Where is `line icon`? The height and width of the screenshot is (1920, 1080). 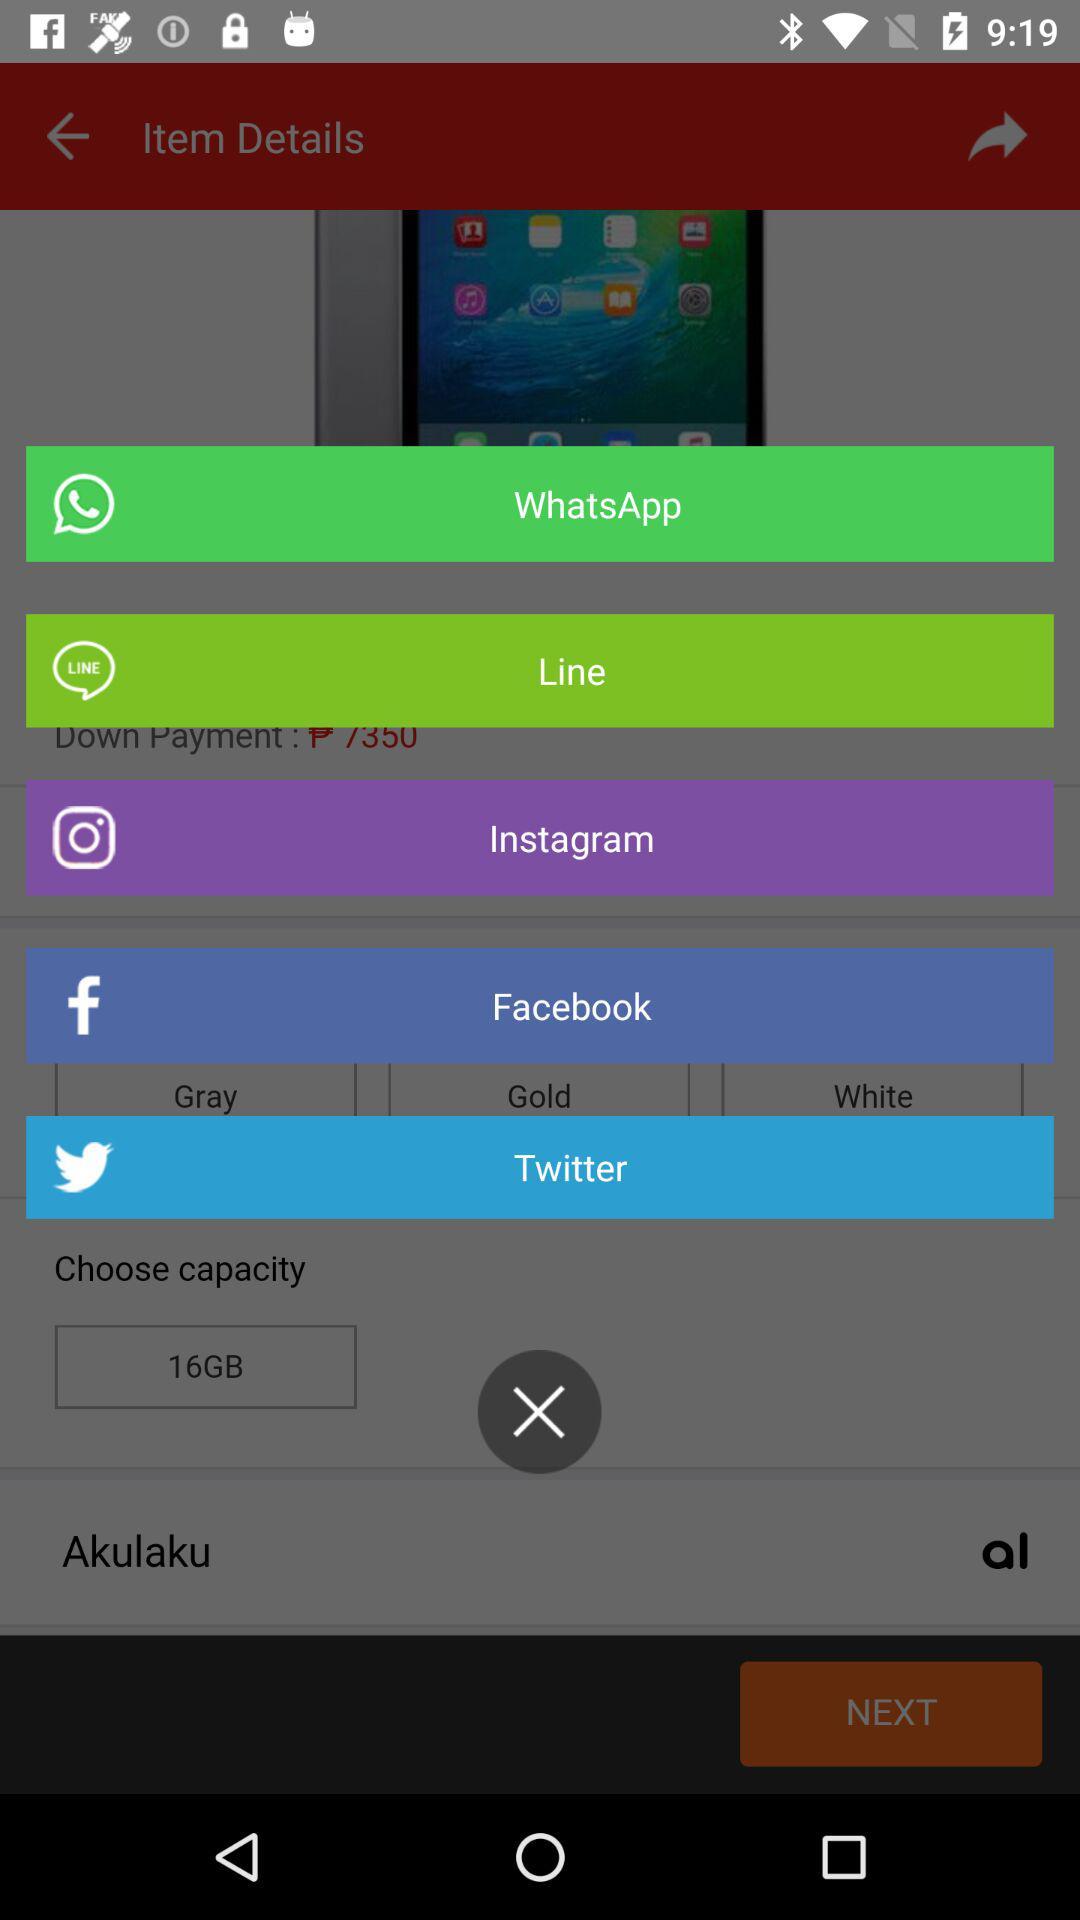 line icon is located at coordinates (540, 670).